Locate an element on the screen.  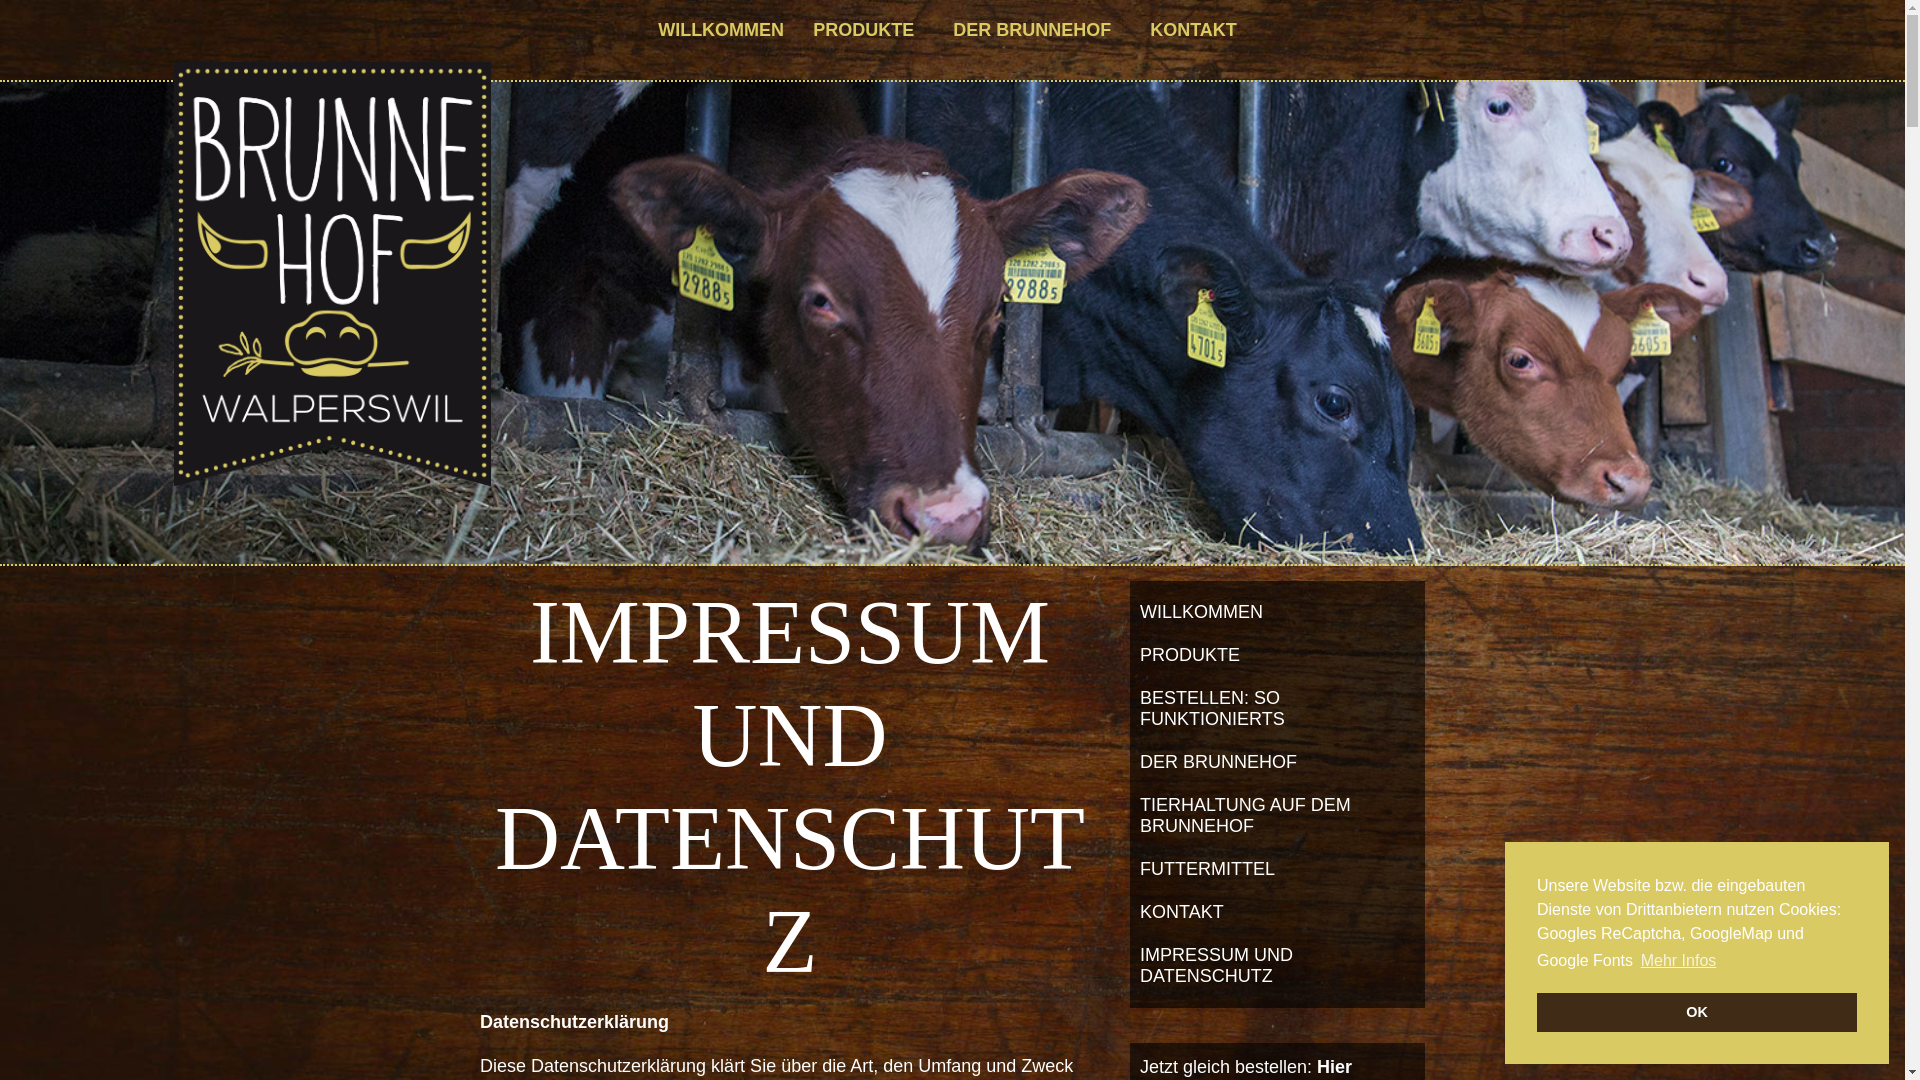
'BESTELLEN: SO FUNKTIONIERTS' is located at coordinates (1140, 708).